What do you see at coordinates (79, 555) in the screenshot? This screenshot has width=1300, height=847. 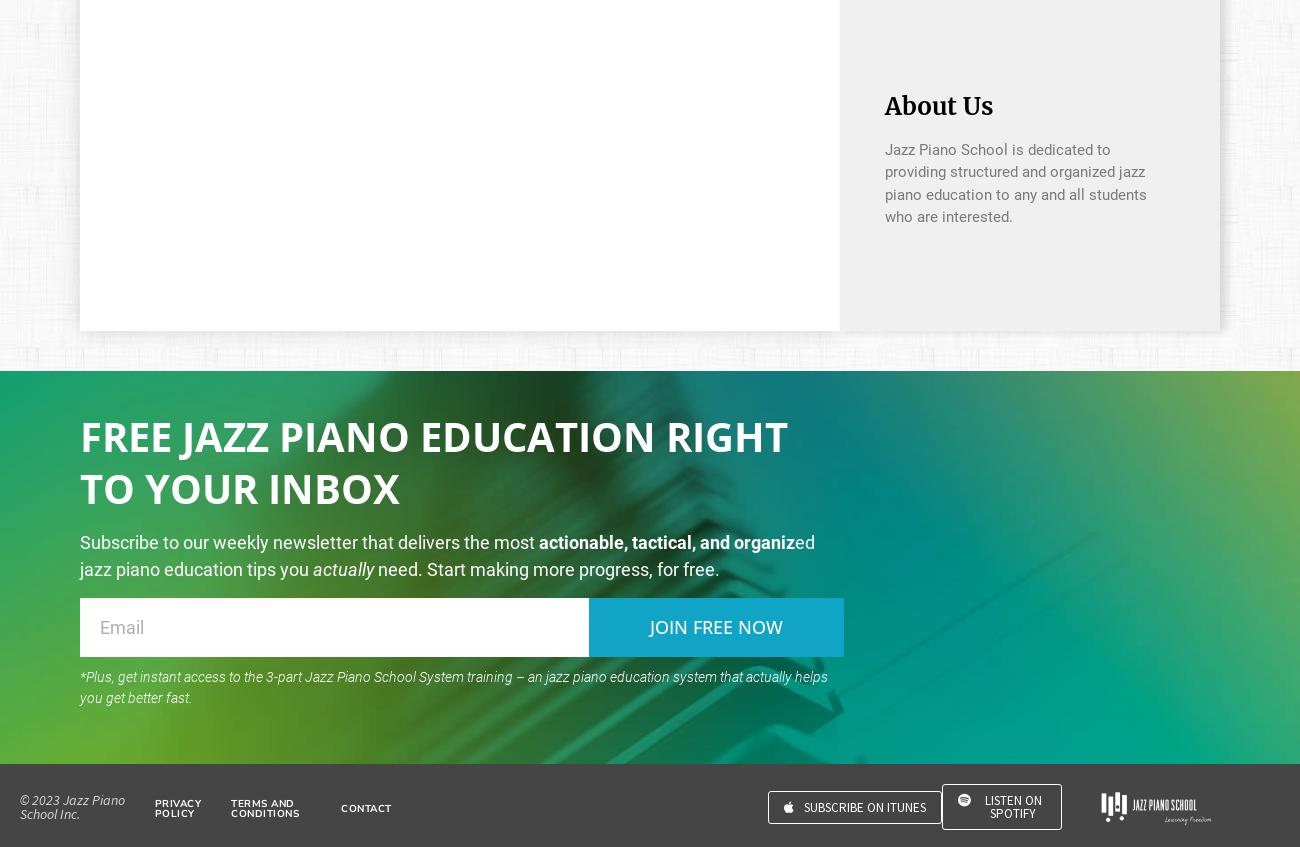 I see `'ed jazz piano education tips you'` at bounding box center [79, 555].